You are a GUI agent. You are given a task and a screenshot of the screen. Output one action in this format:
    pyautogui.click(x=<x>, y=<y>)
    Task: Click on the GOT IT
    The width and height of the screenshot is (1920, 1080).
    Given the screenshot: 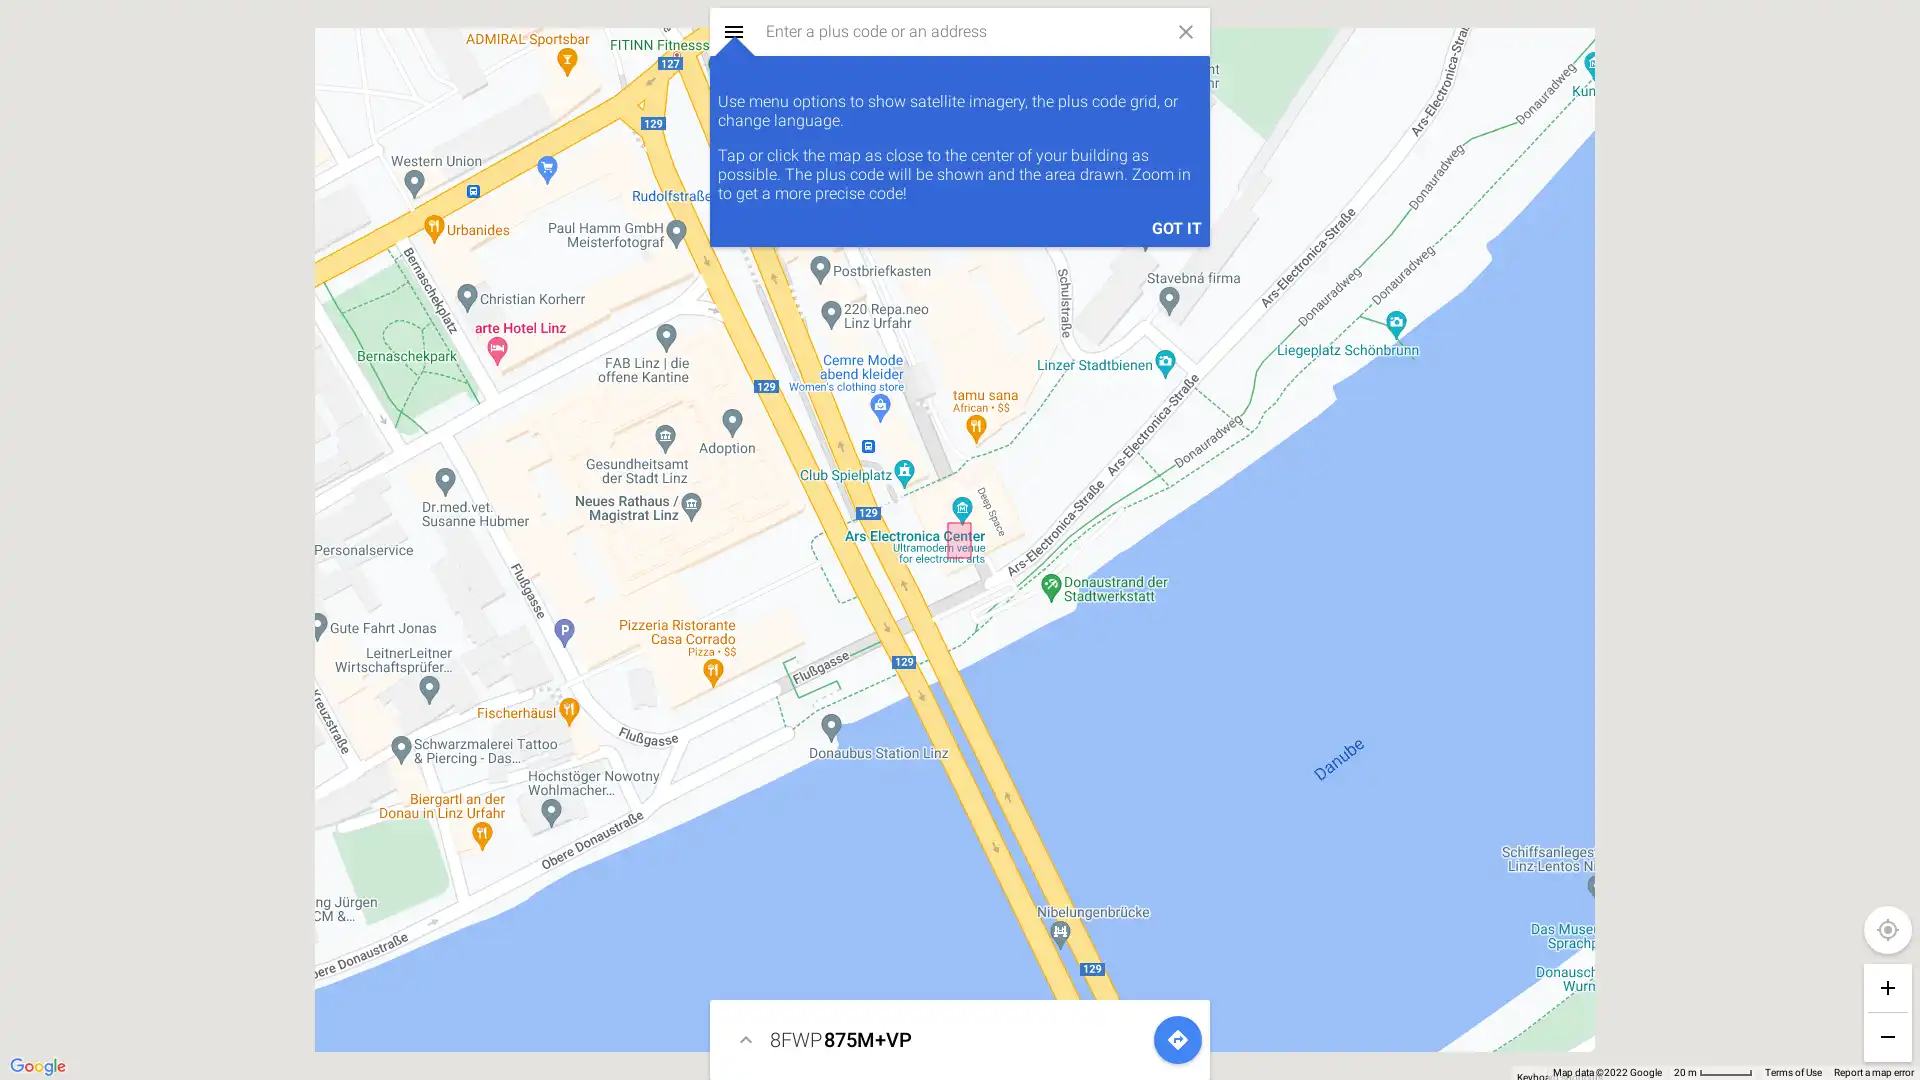 What is the action you would take?
    pyautogui.click(x=1176, y=227)
    